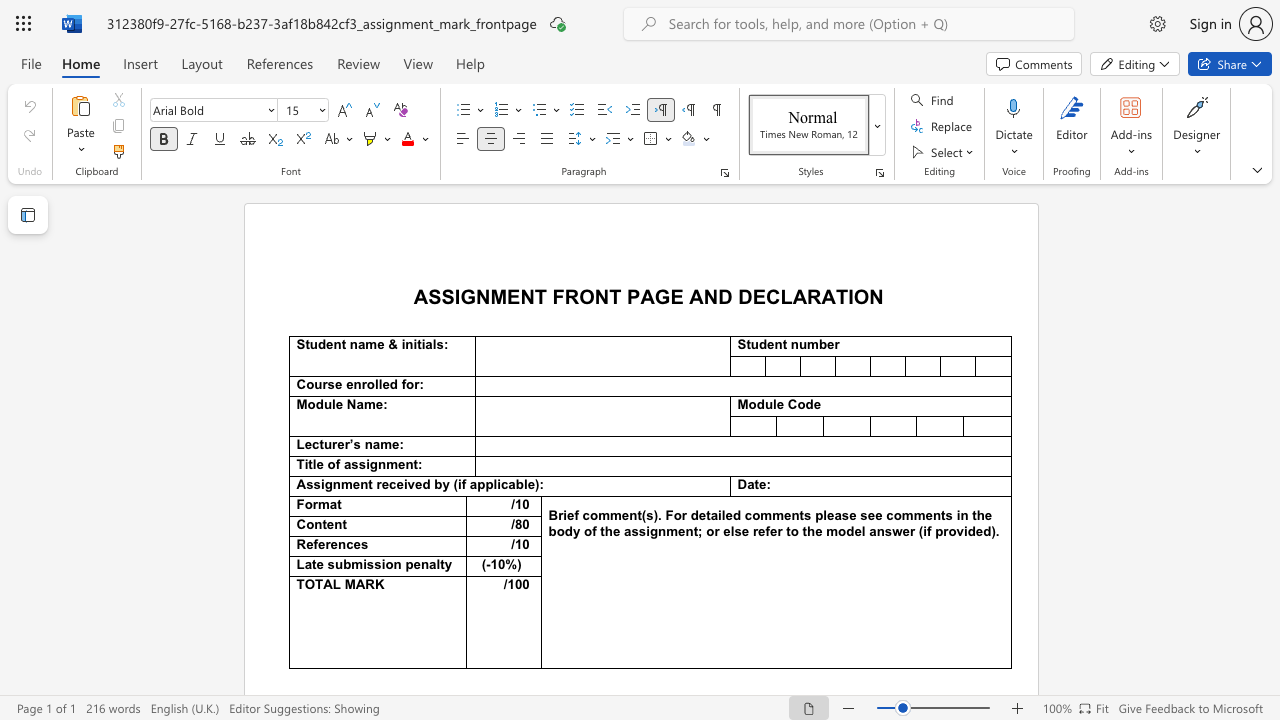  What do you see at coordinates (312, 343) in the screenshot?
I see `the 1th character "u" in the text` at bounding box center [312, 343].